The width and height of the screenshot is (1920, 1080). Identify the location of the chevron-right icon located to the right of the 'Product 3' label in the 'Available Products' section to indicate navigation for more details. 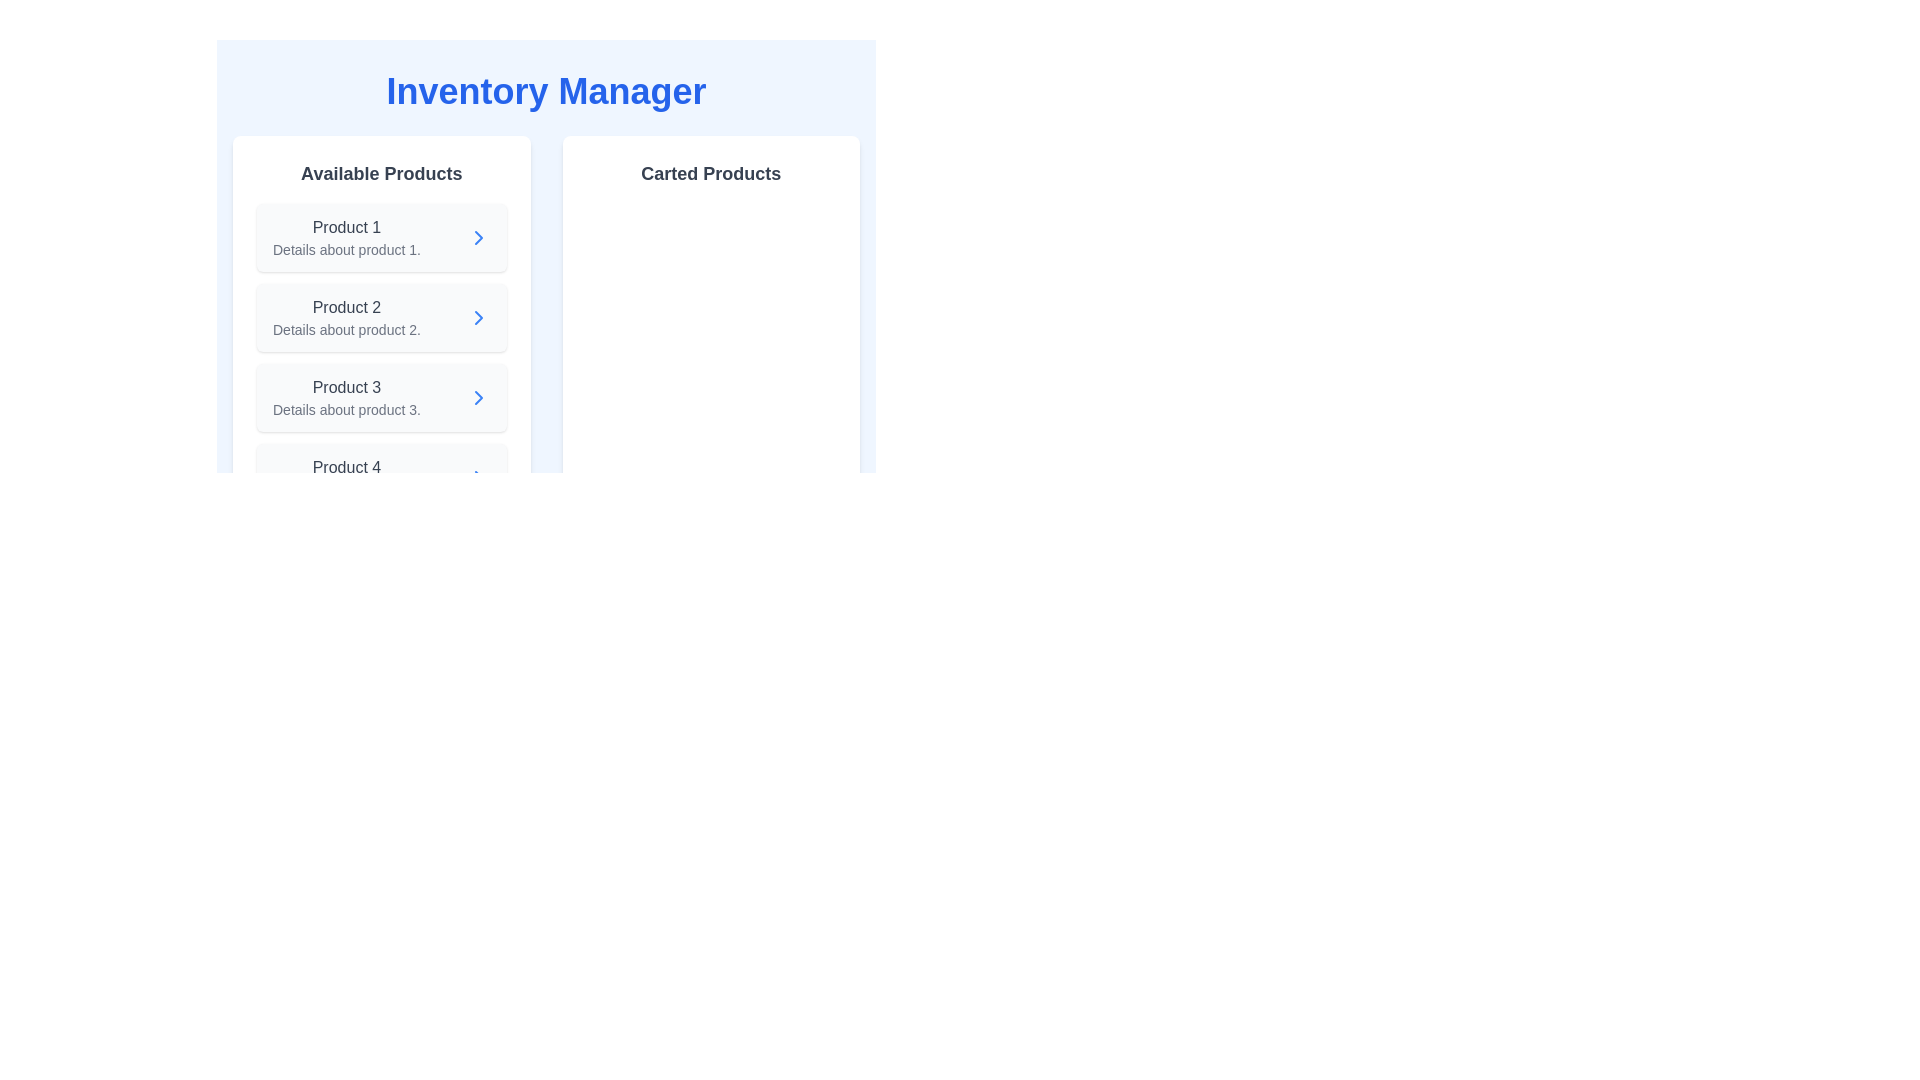
(477, 397).